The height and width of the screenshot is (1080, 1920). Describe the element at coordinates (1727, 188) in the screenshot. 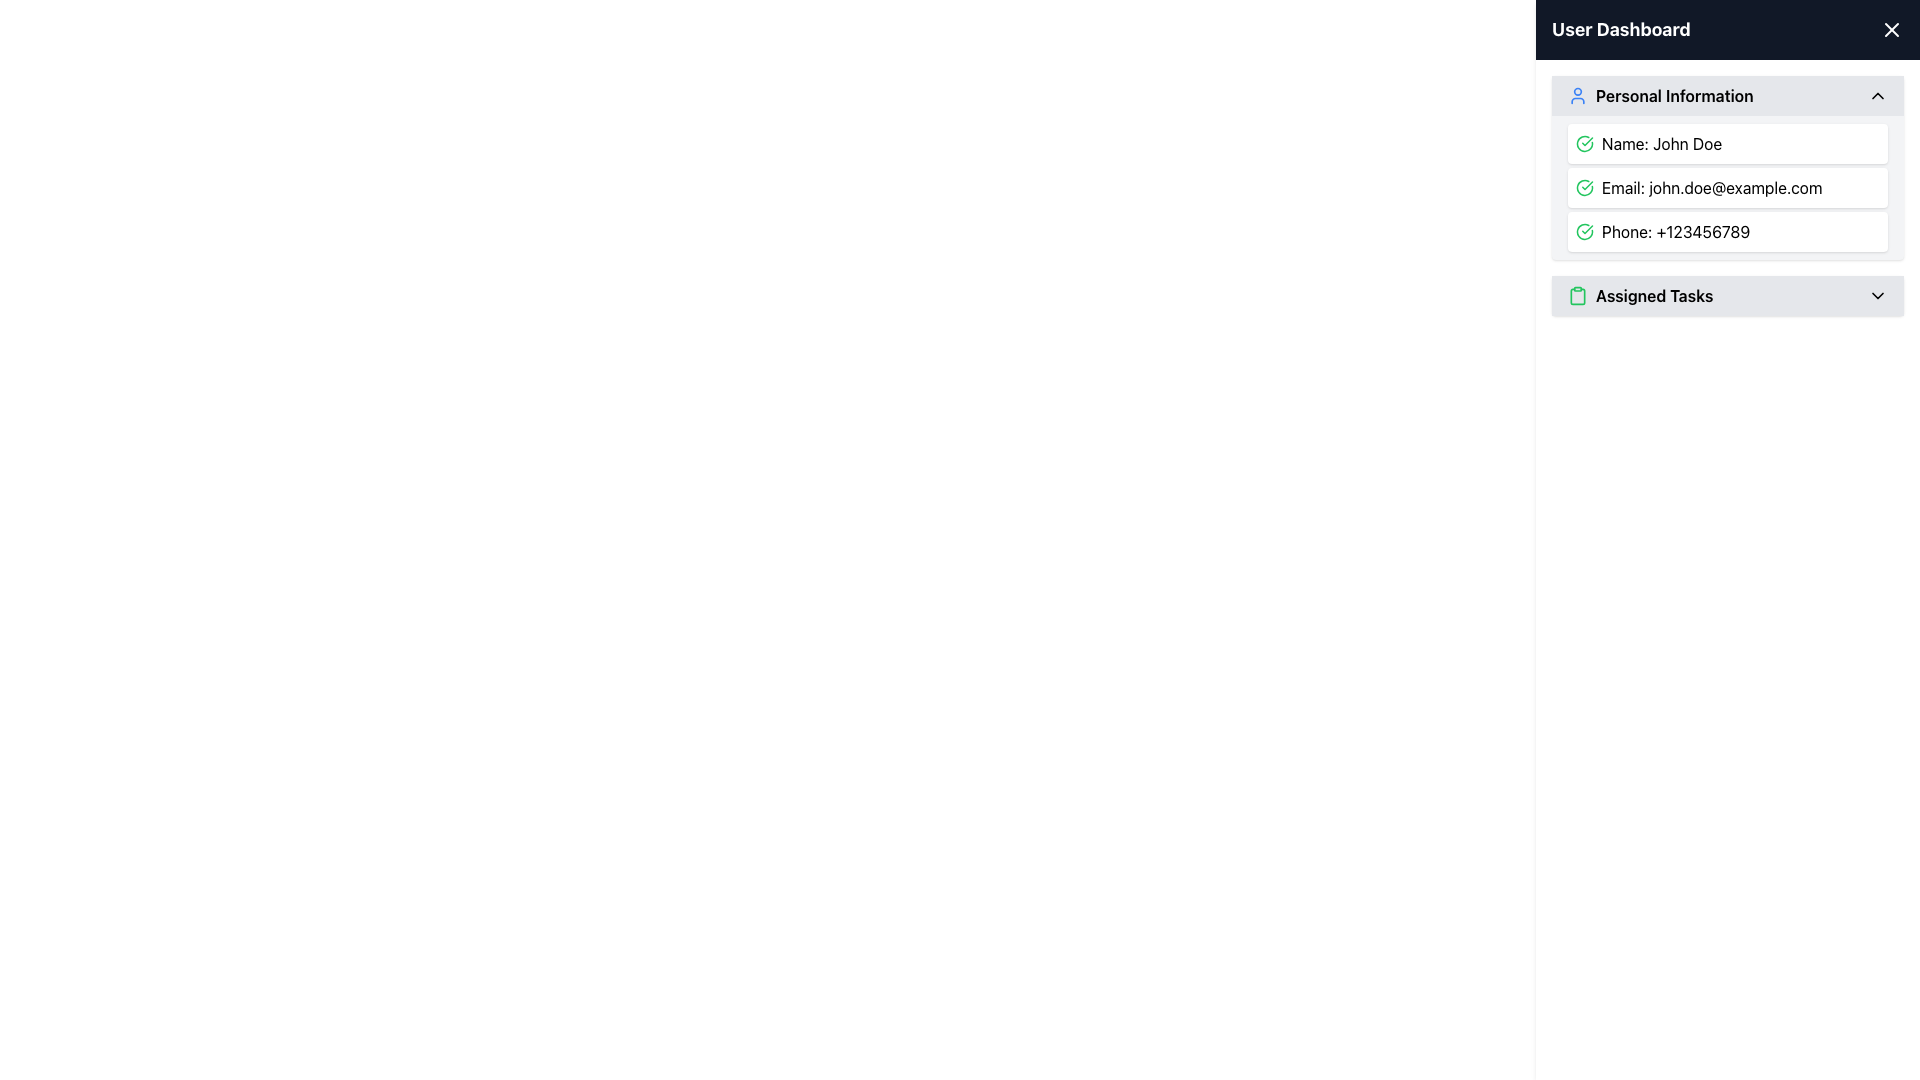

I see `the 'john.doe@example.com' Text with Icon element, which is styled with a green checkmark icon and is located in the 'Personal Information' section between the 'Name: John Doe' and 'Phone: +123456789' entries` at that location.